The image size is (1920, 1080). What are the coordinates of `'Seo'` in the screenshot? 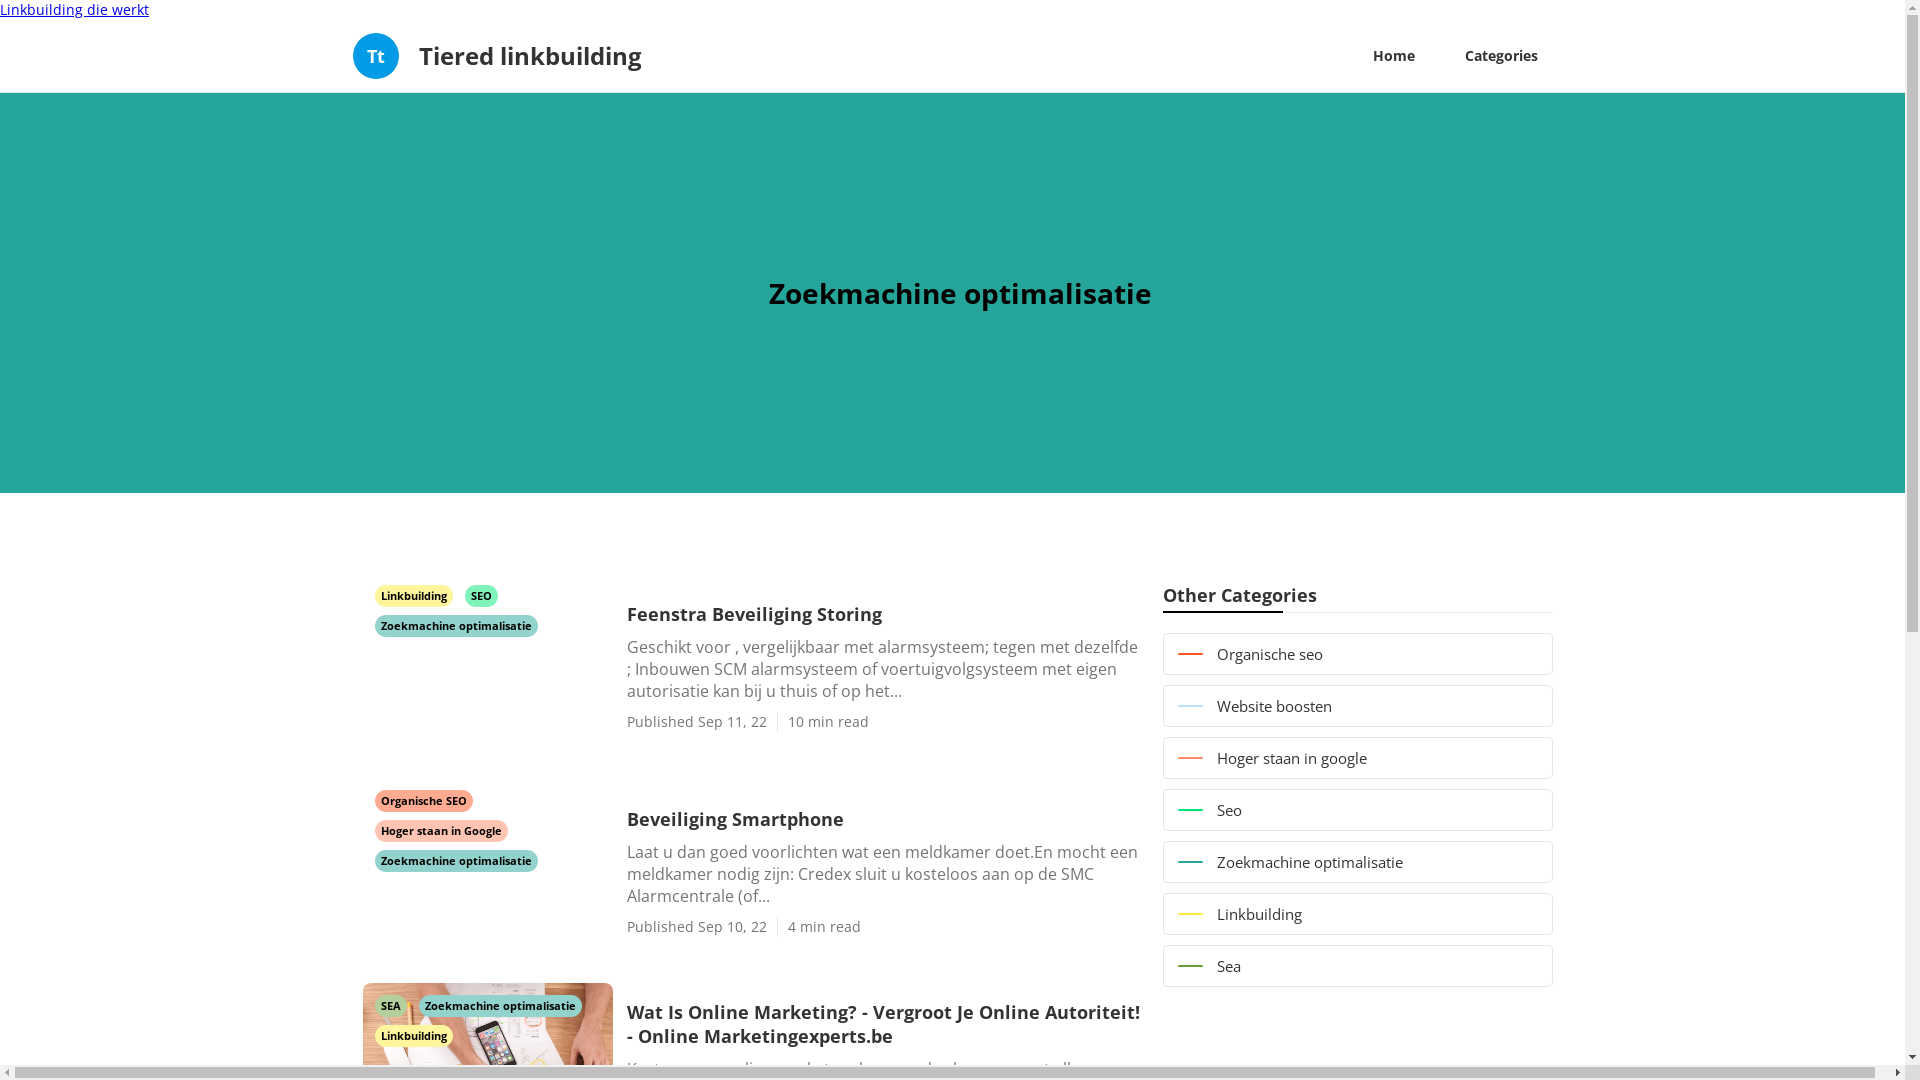 It's located at (1357, 810).